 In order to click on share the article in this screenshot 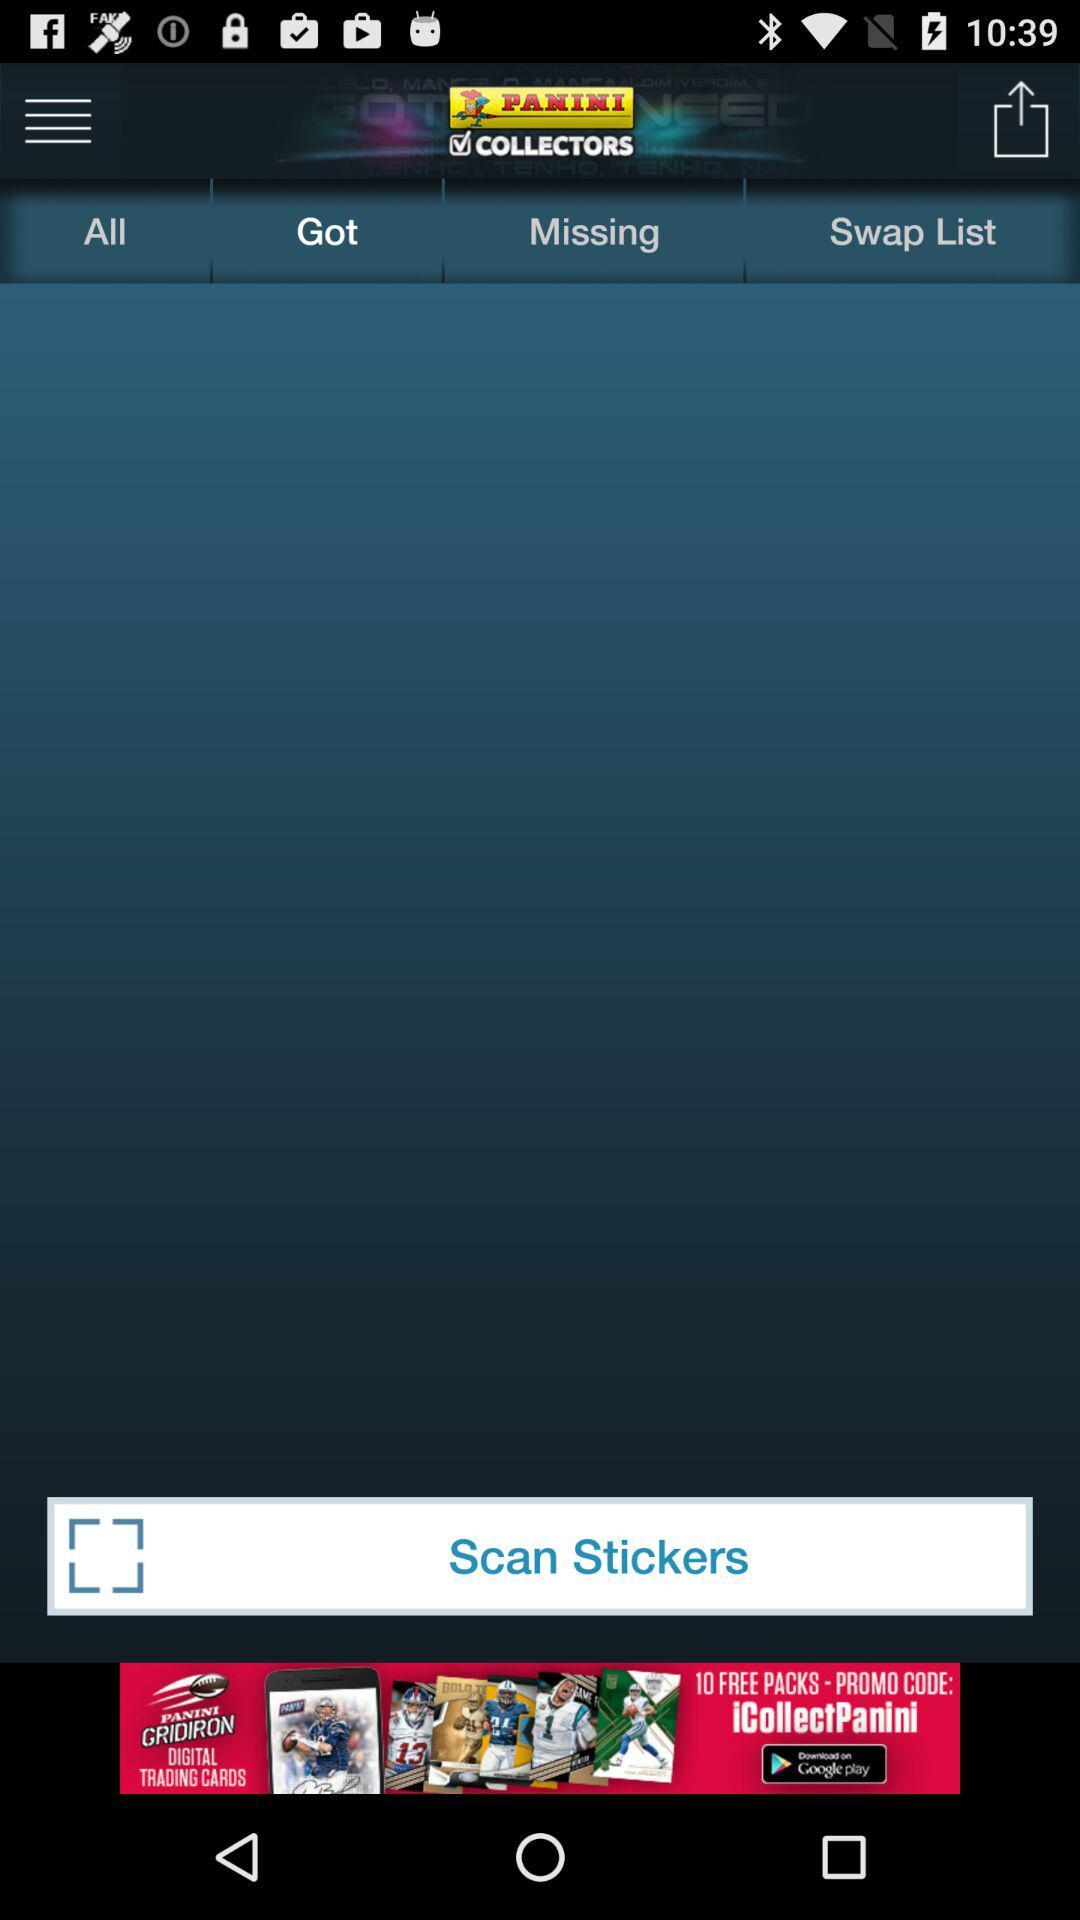, I will do `click(1021, 119)`.